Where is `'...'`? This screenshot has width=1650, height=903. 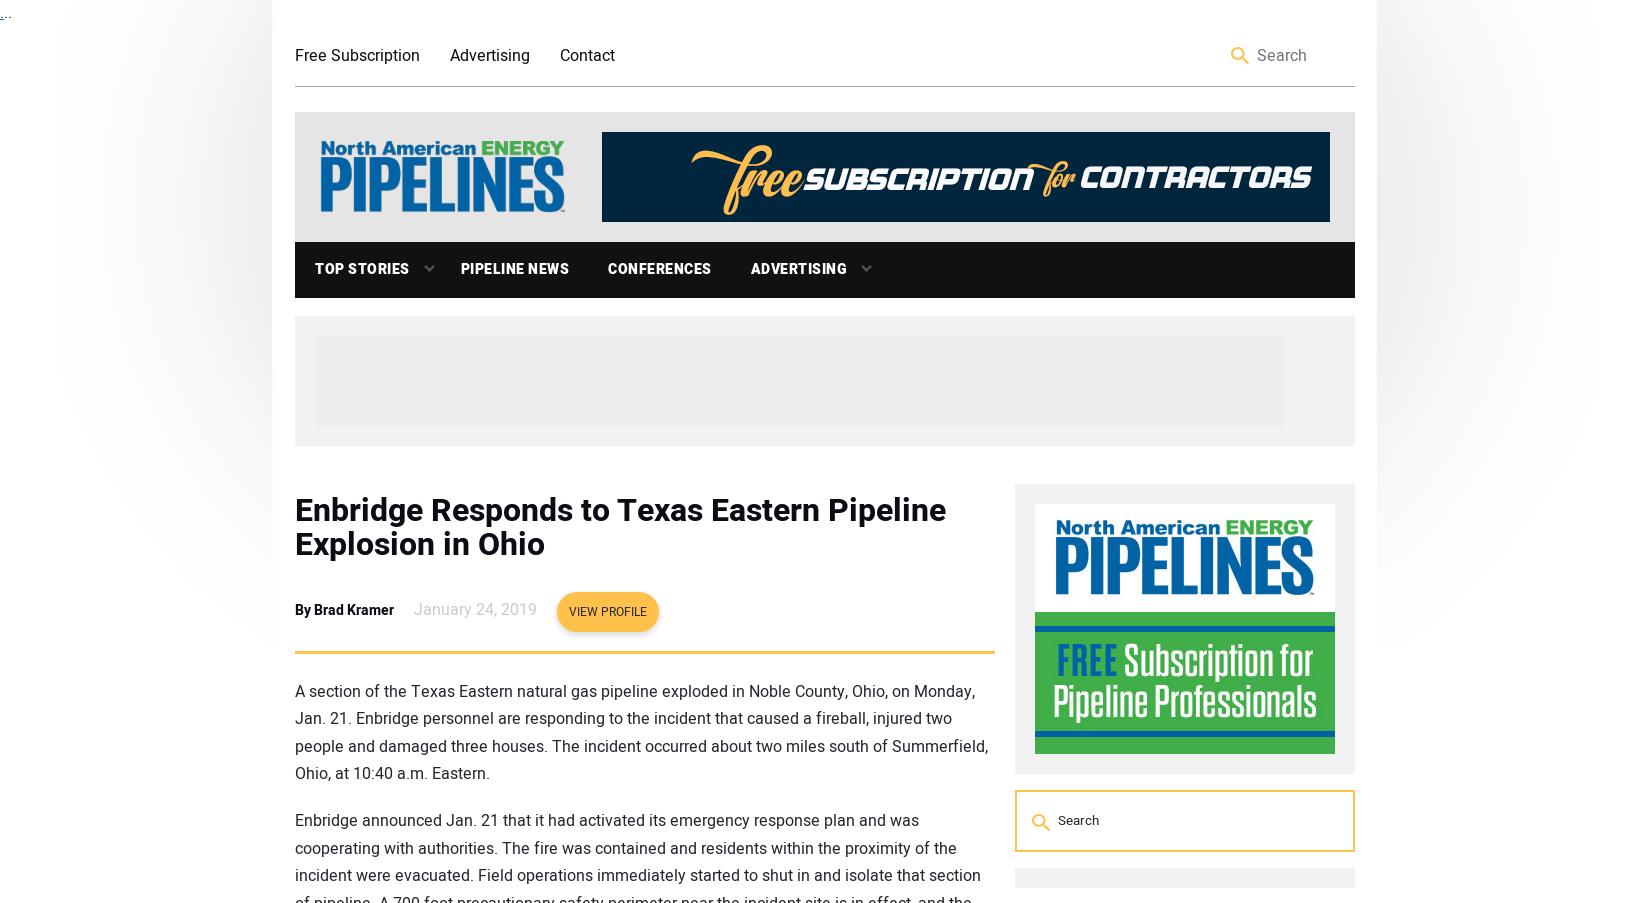
'...' is located at coordinates (5, 12).